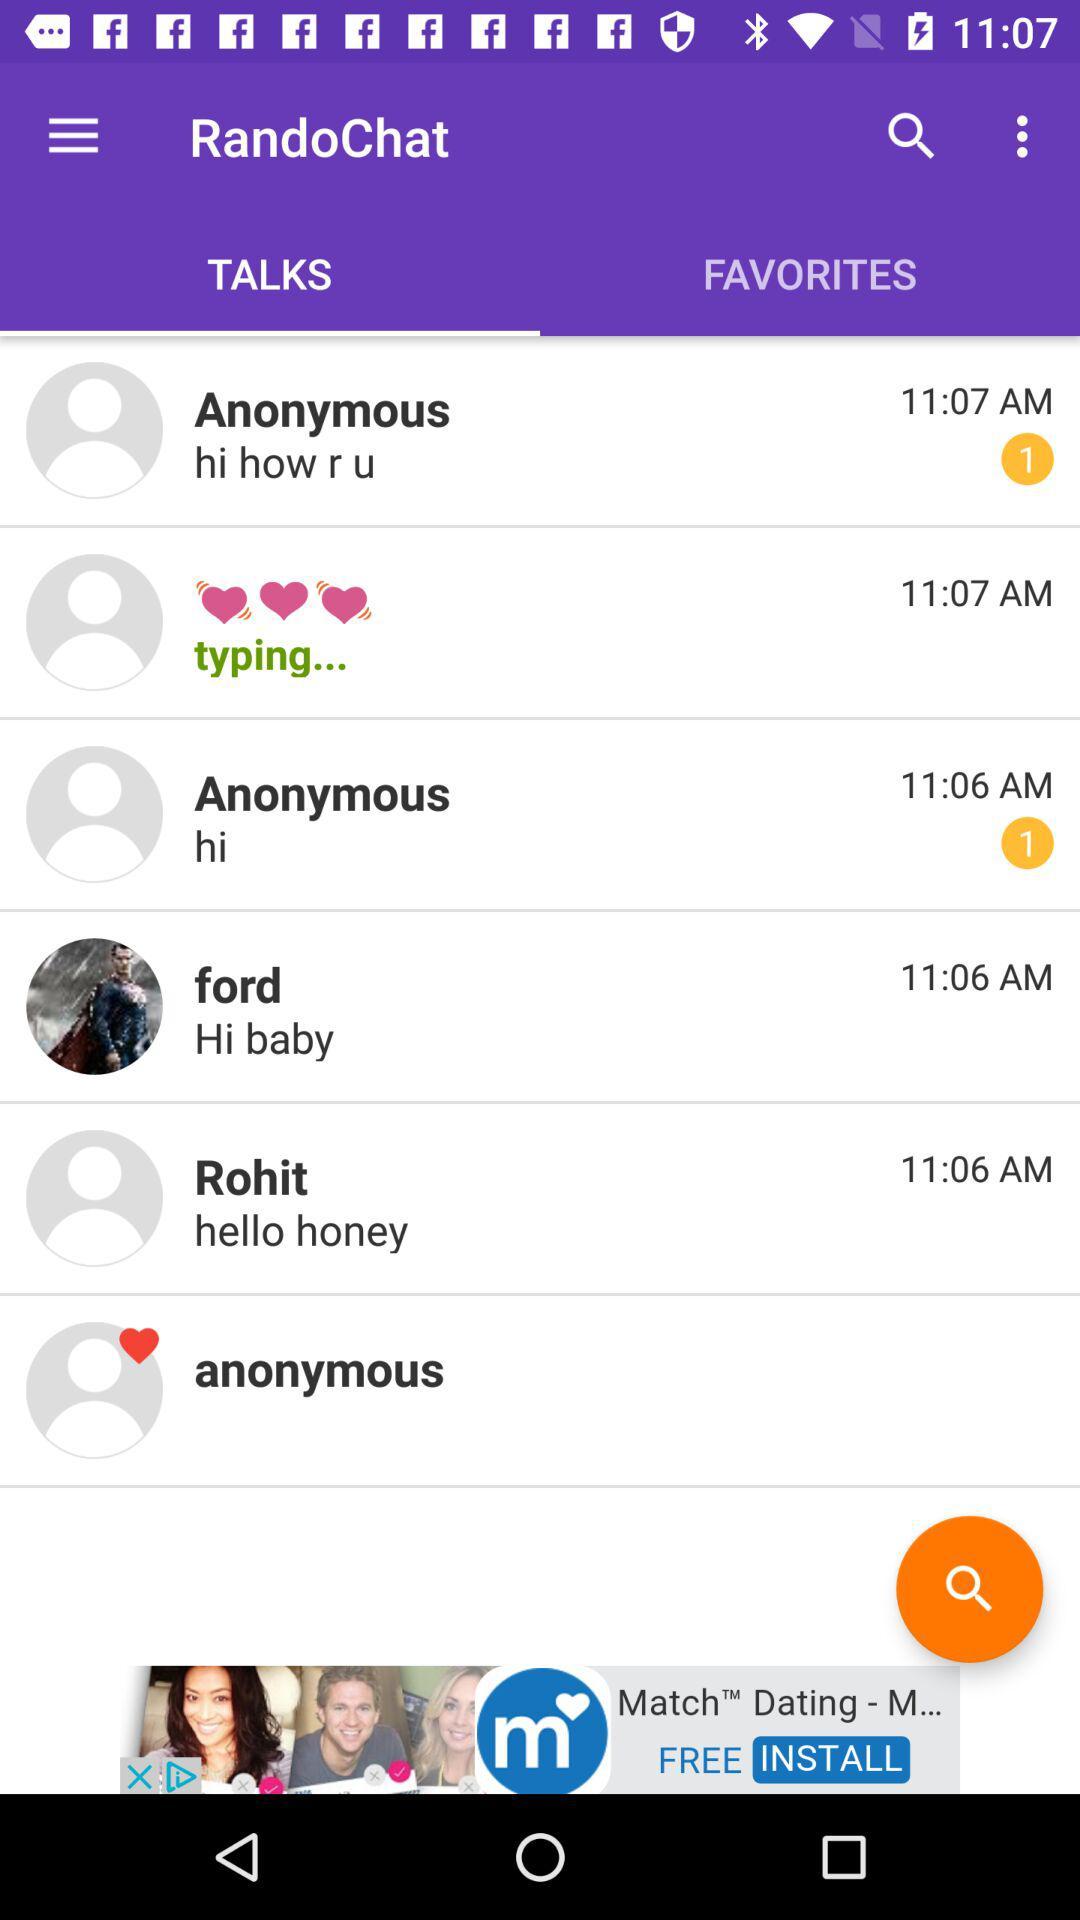  What do you see at coordinates (540, 1727) in the screenshot?
I see `open advertisement` at bounding box center [540, 1727].